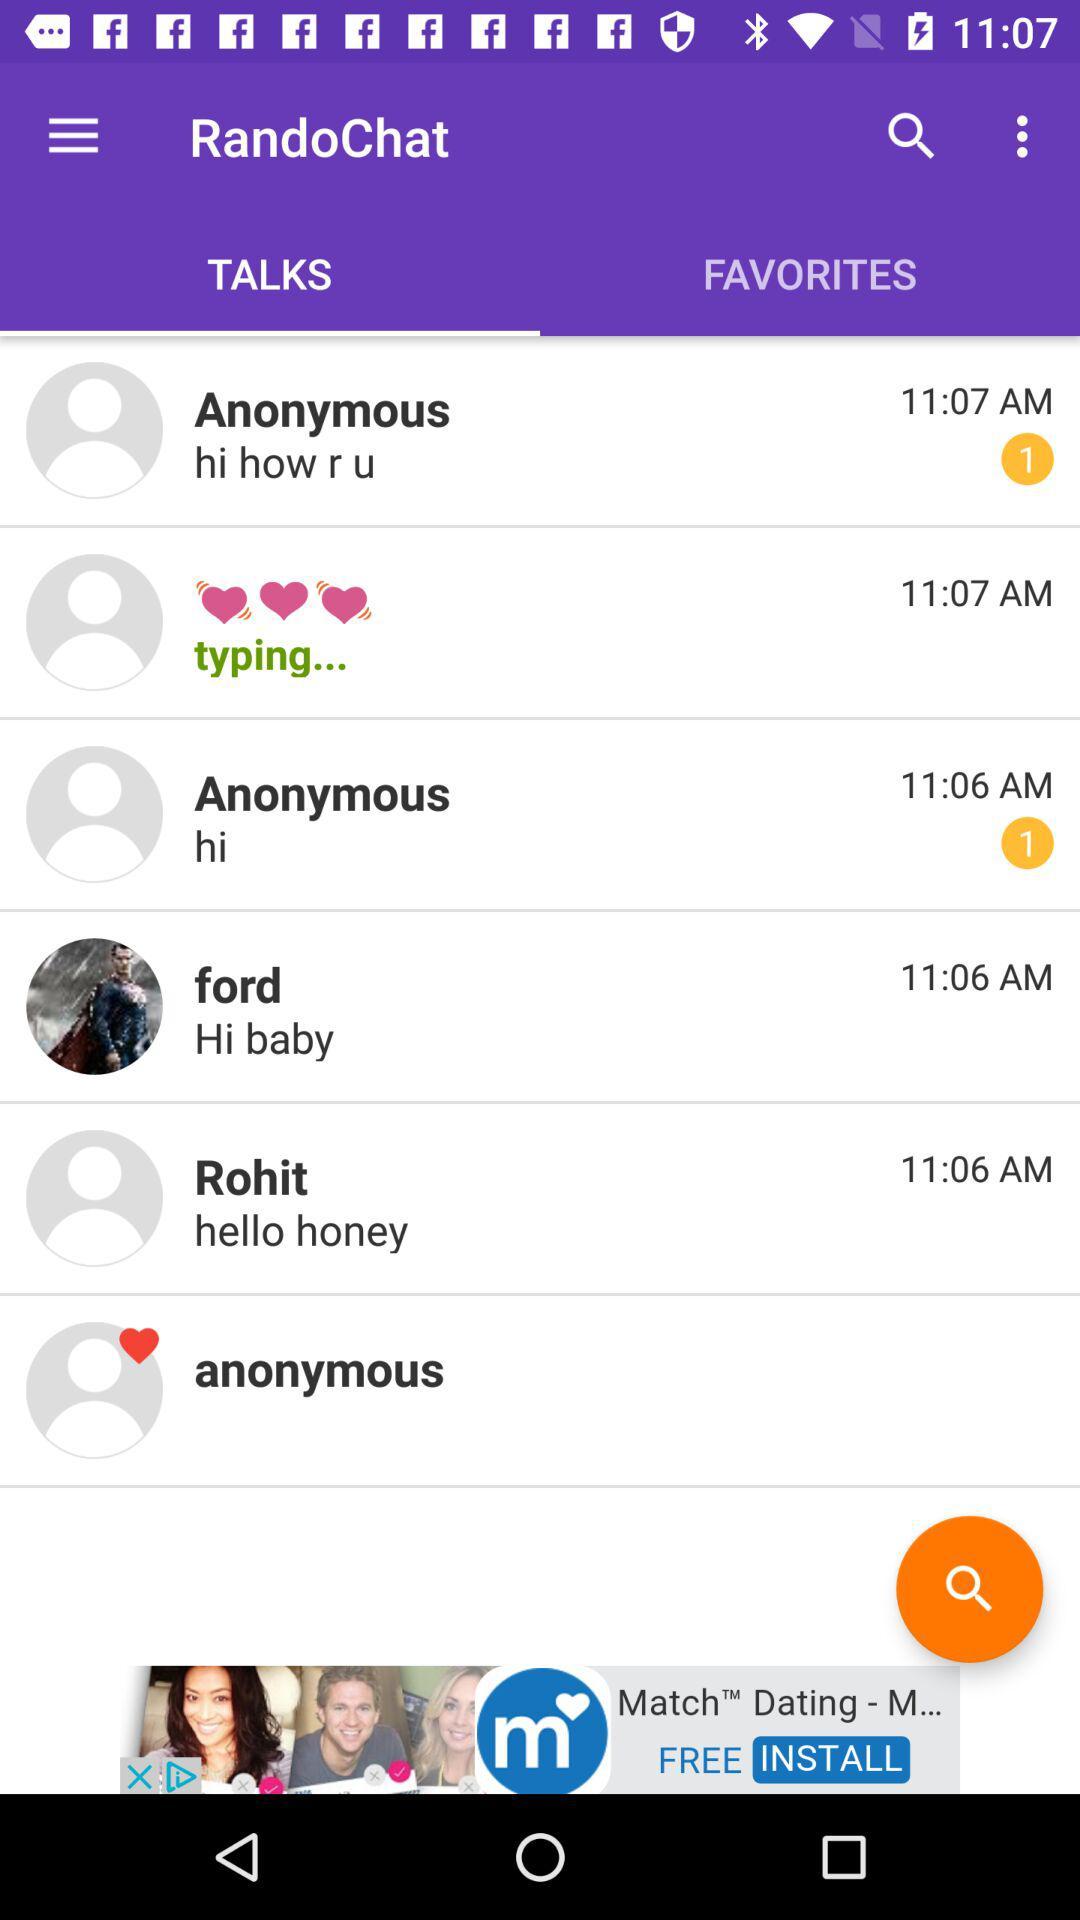  What do you see at coordinates (540, 1727) in the screenshot?
I see `open advertisement` at bounding box center [540, 1727].